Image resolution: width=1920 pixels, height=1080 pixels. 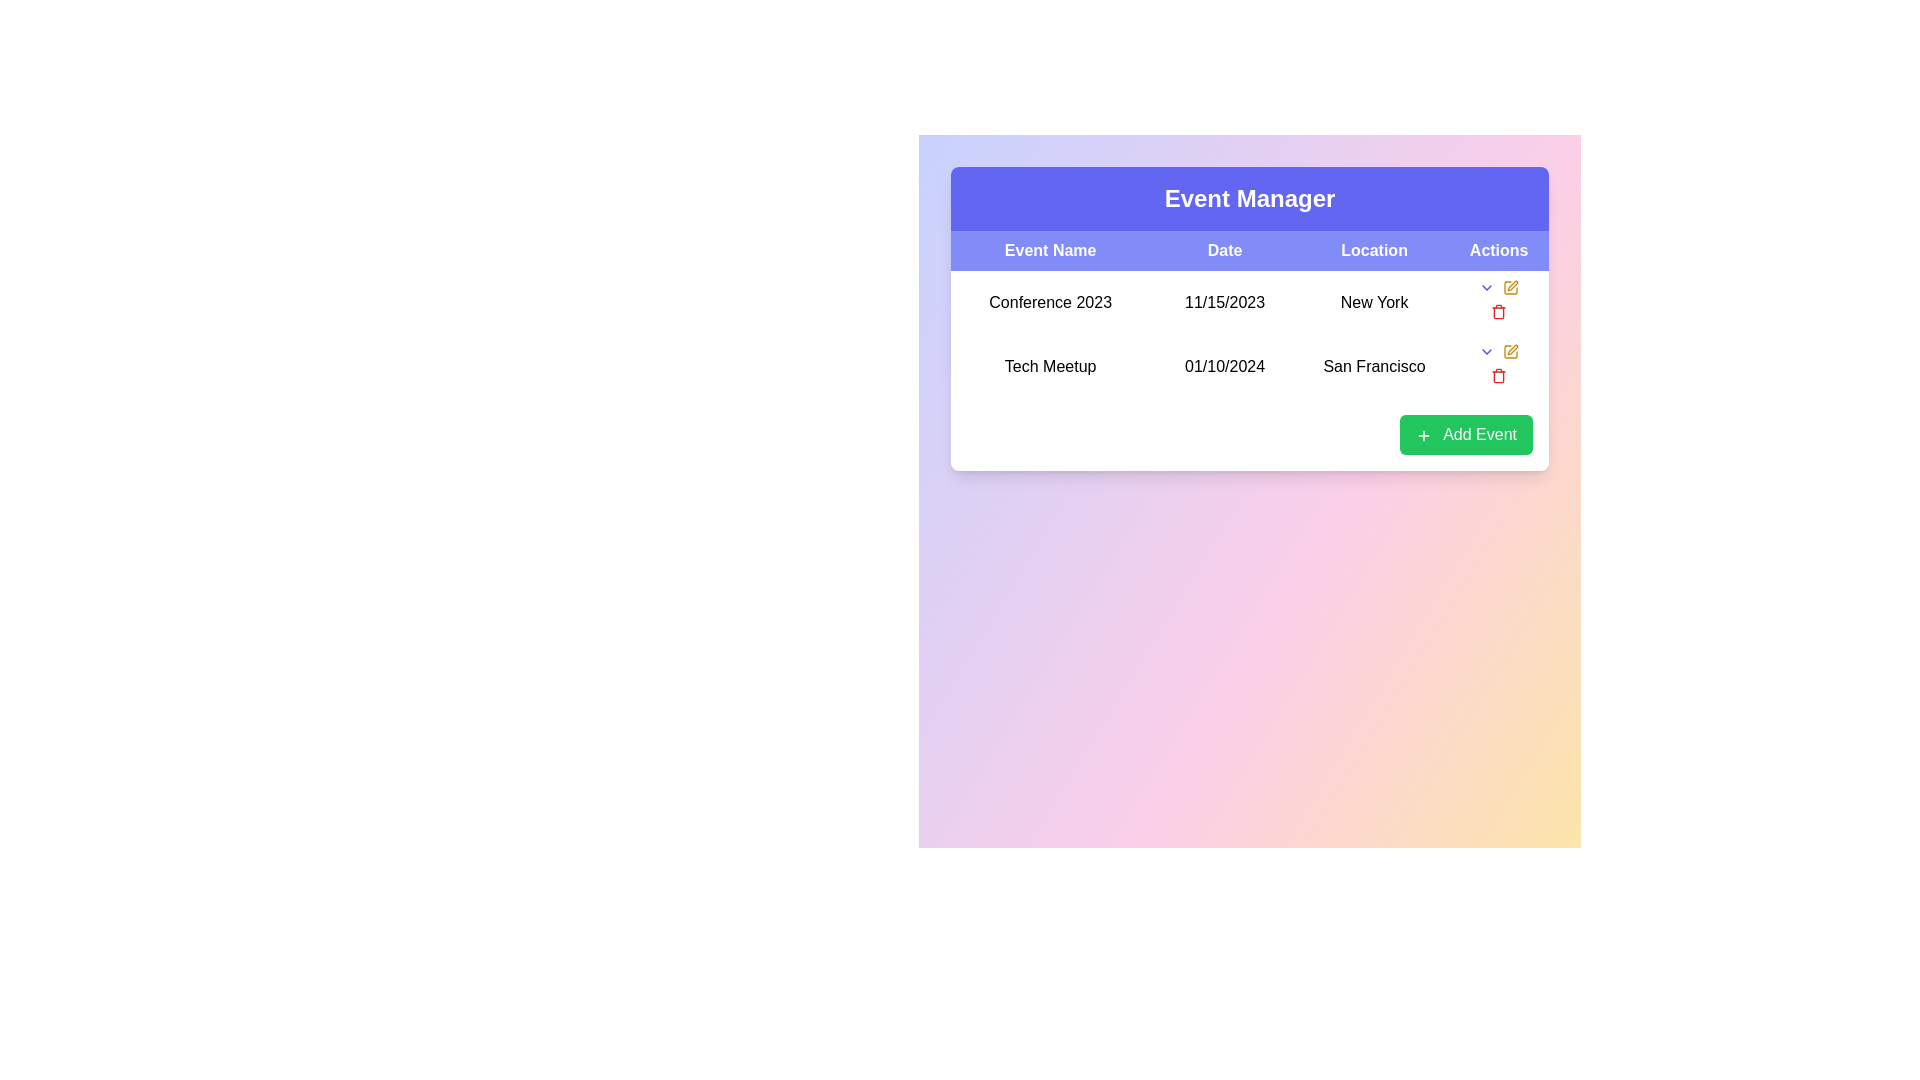 What do you see at coordinates (1049, 303) in the screenshot?
I see `the text label representing the event name 'Conference 2023' located in the first cell of the 'Event Name' column under the header 'Event Manager'` at bounding box center [1049, 303].